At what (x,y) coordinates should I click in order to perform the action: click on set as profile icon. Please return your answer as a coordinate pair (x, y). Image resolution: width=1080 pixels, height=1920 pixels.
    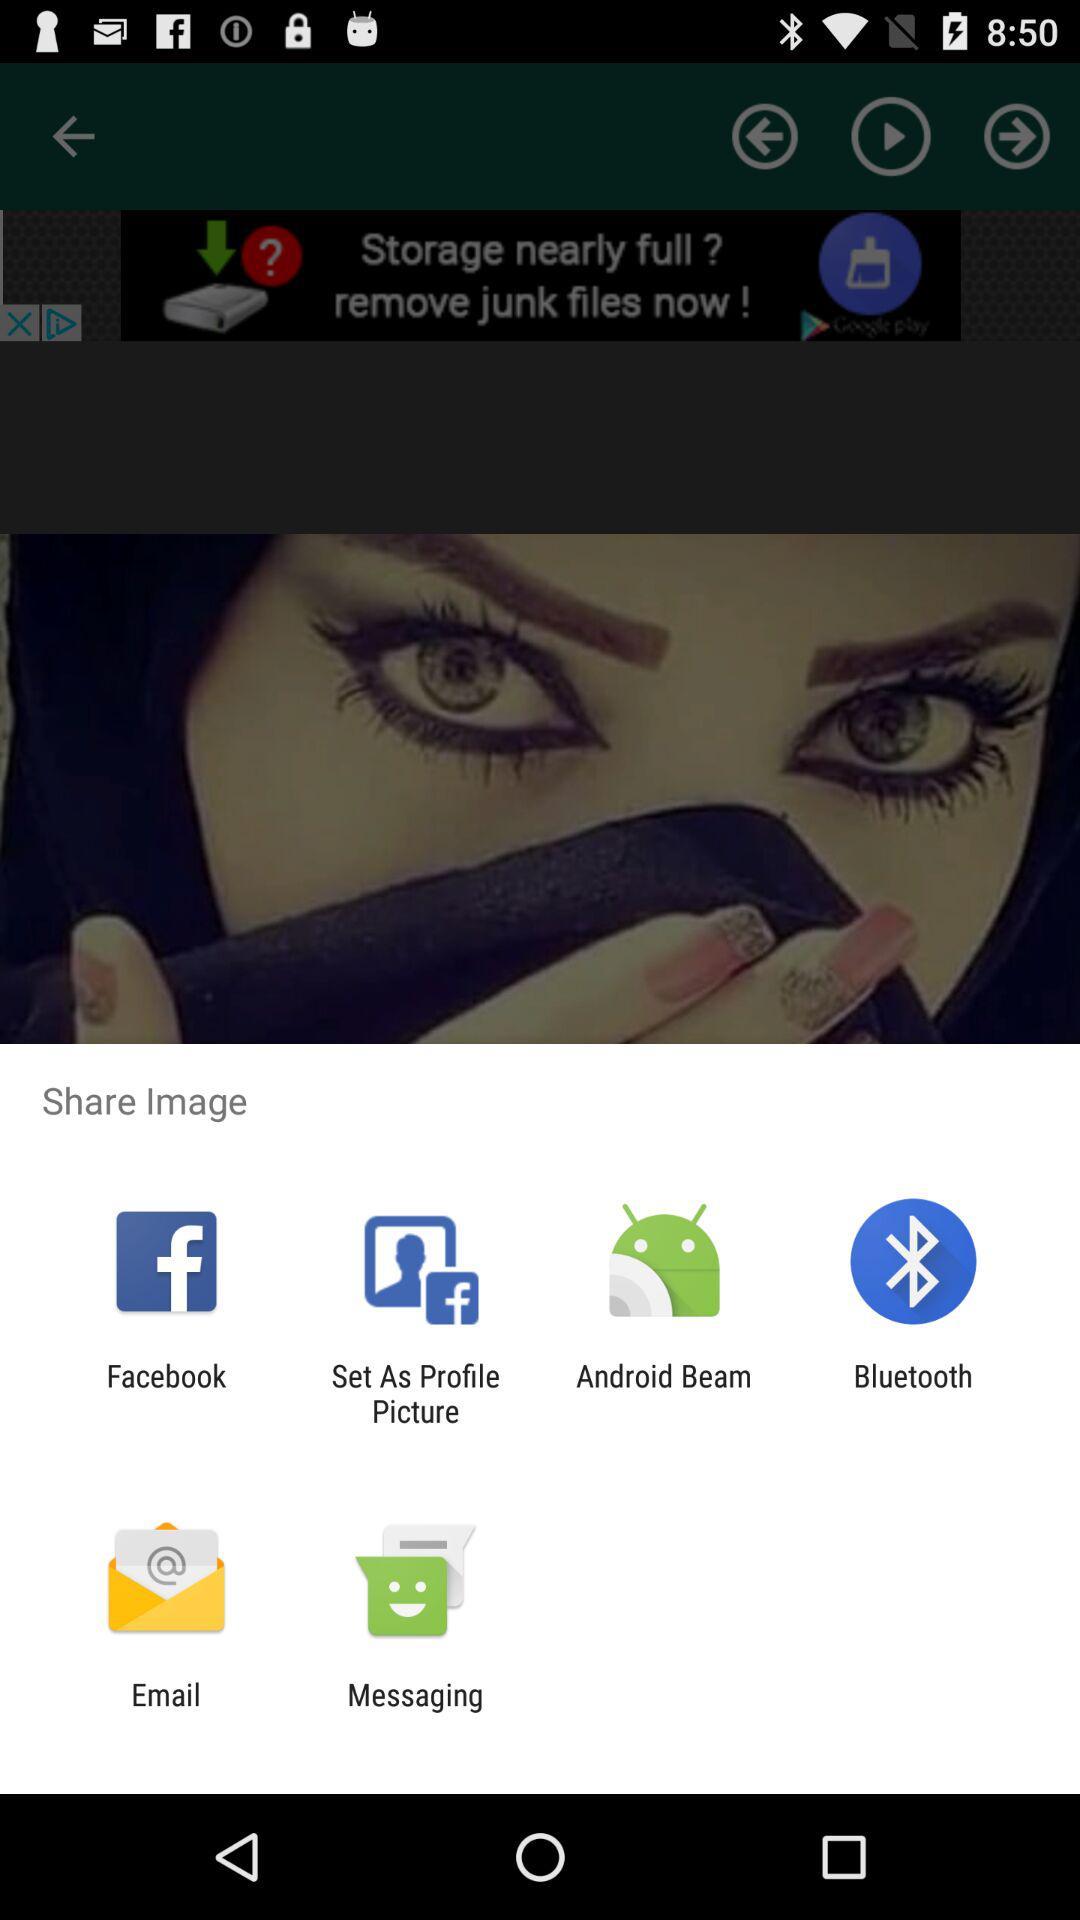
    Looking at the image, I should click on (414, 1392).